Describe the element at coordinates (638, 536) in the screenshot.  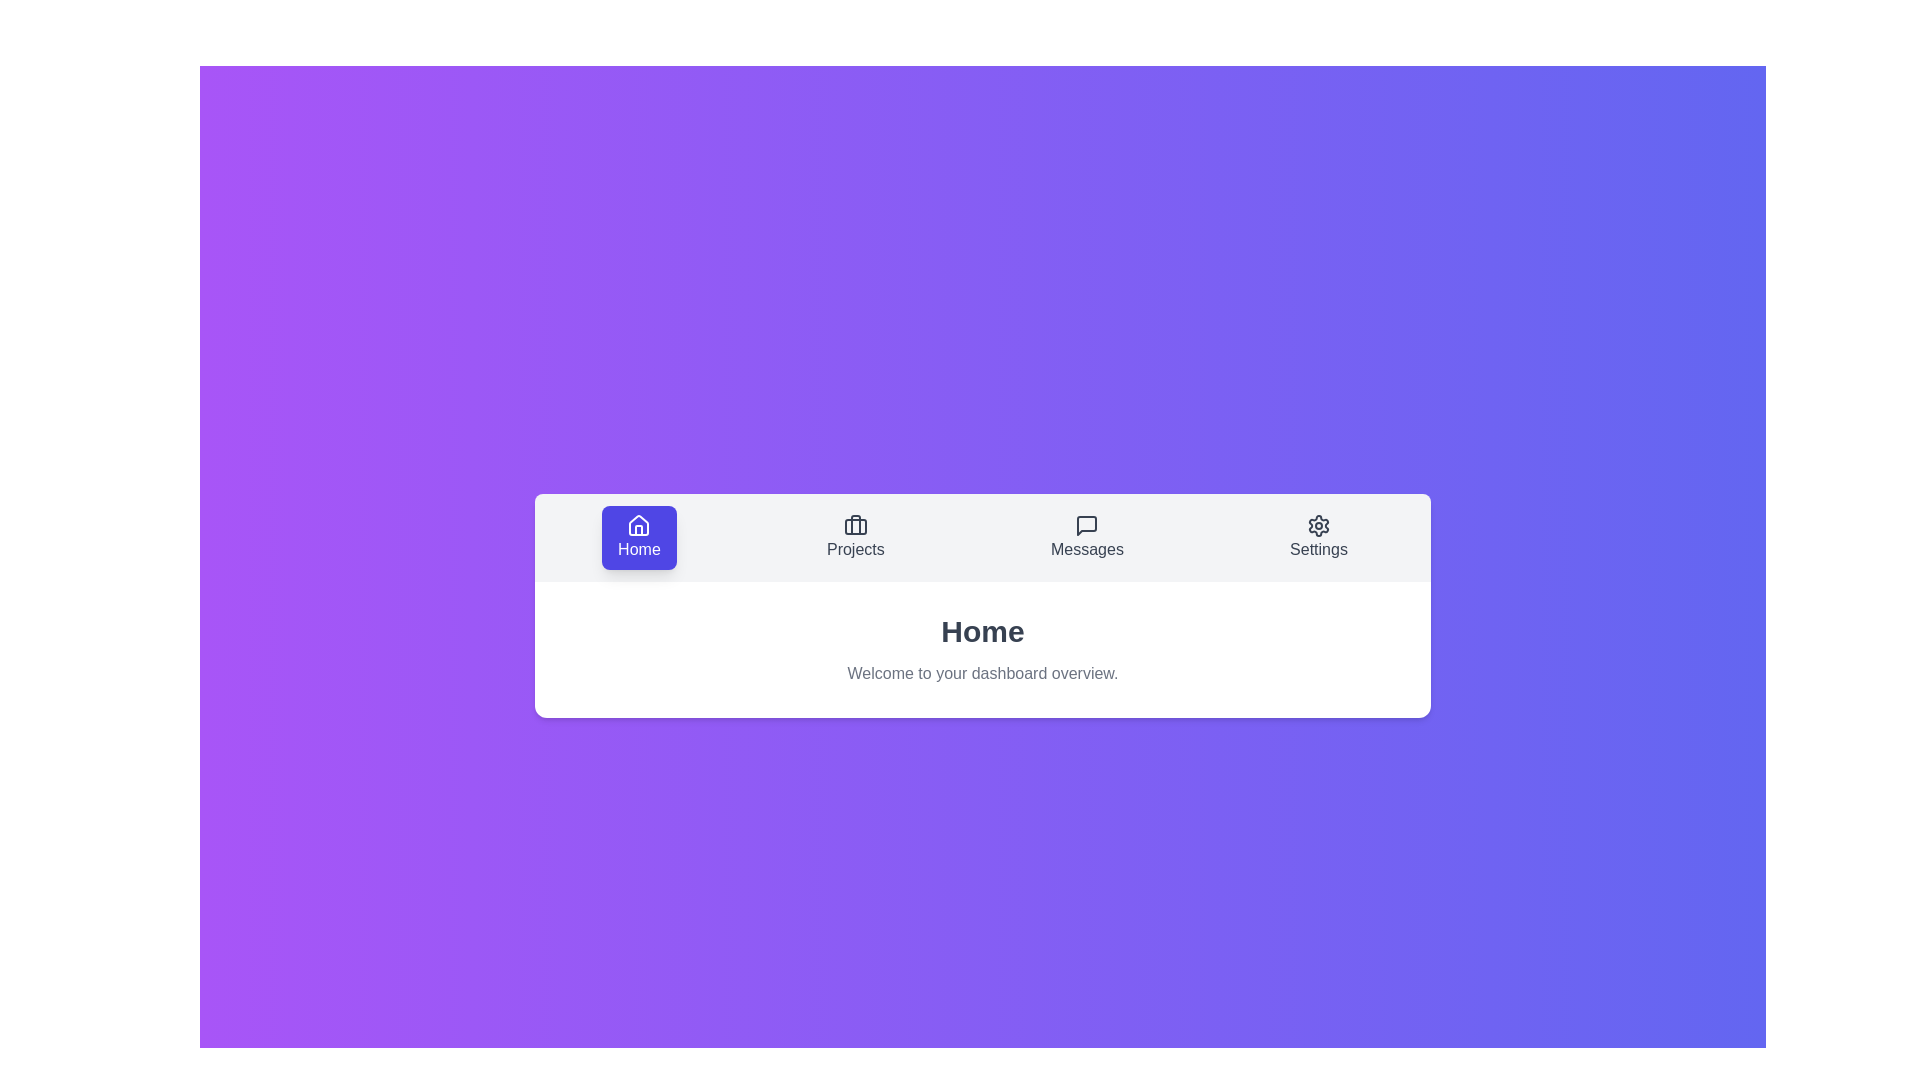
I see `the Home tab by clicking on it` at that location.